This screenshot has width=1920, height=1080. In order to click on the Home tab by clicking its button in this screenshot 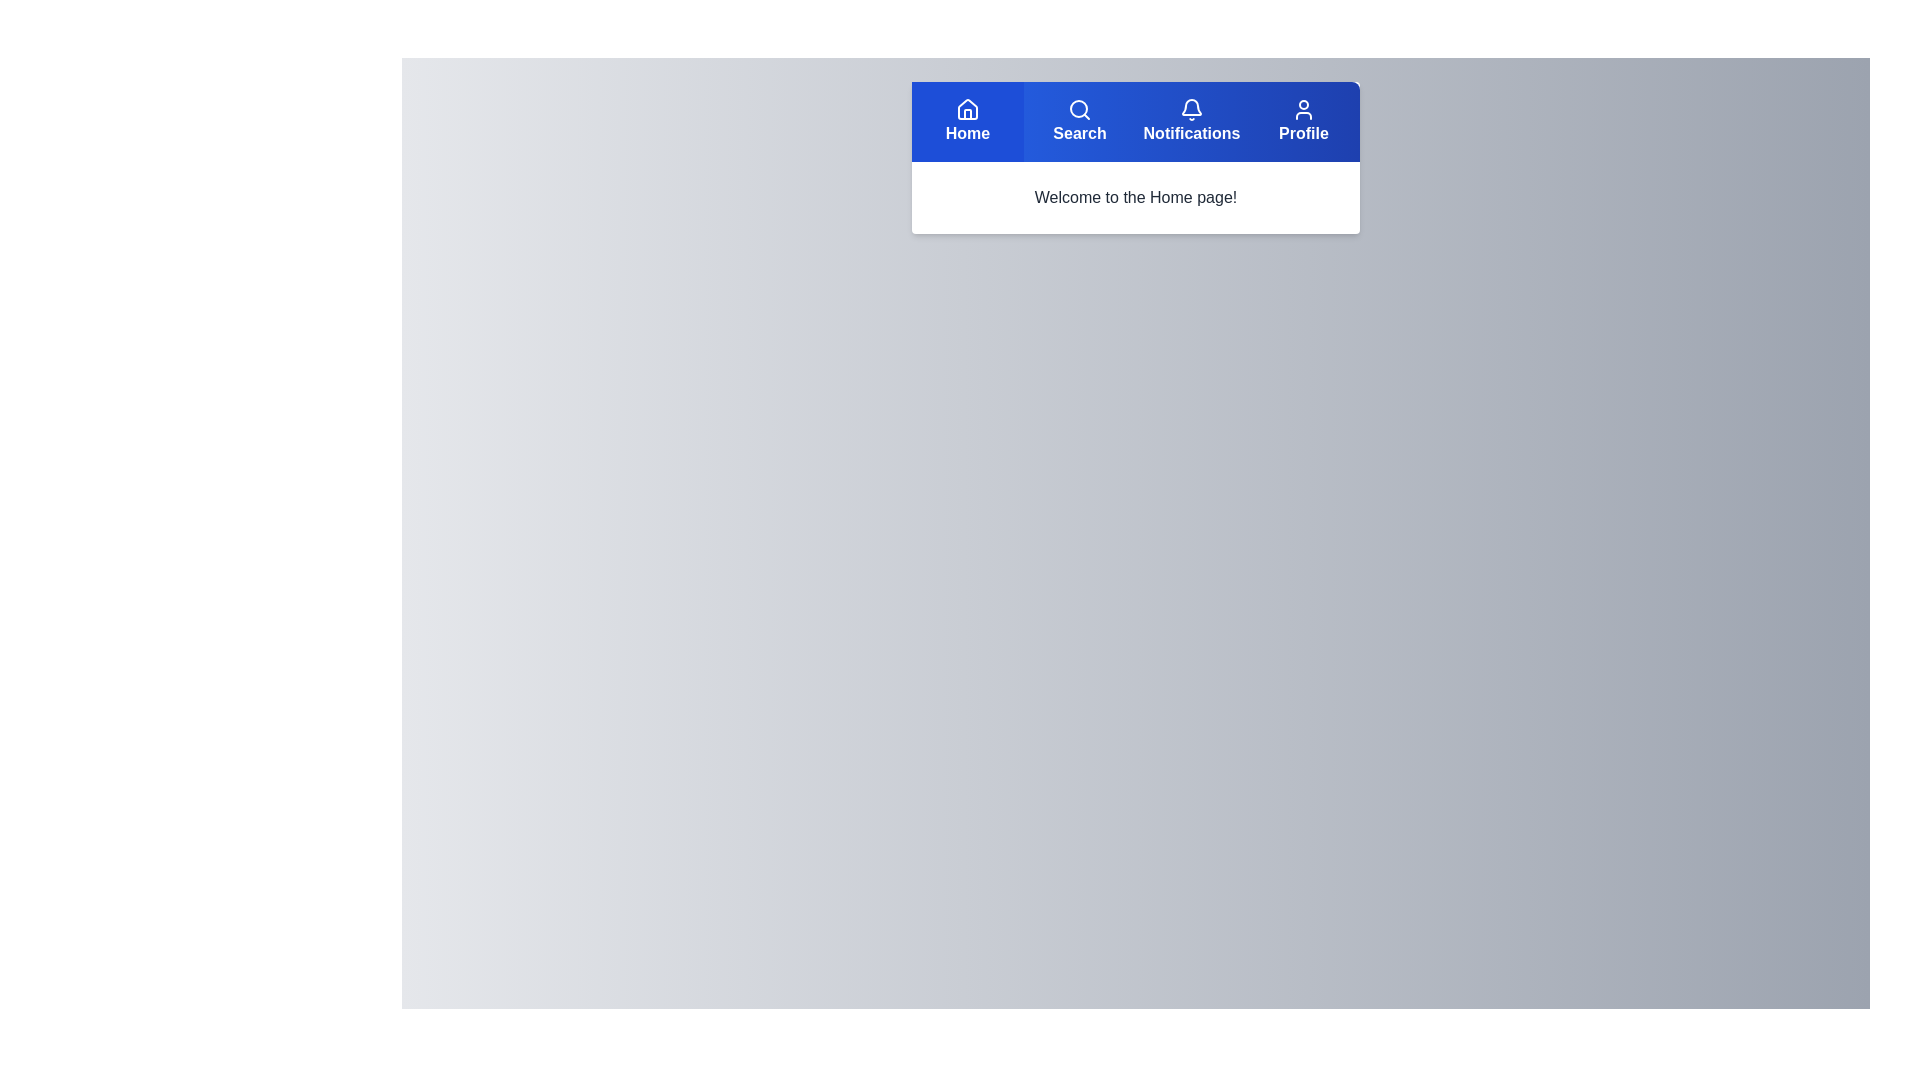, I will do `click(968, 122)`.